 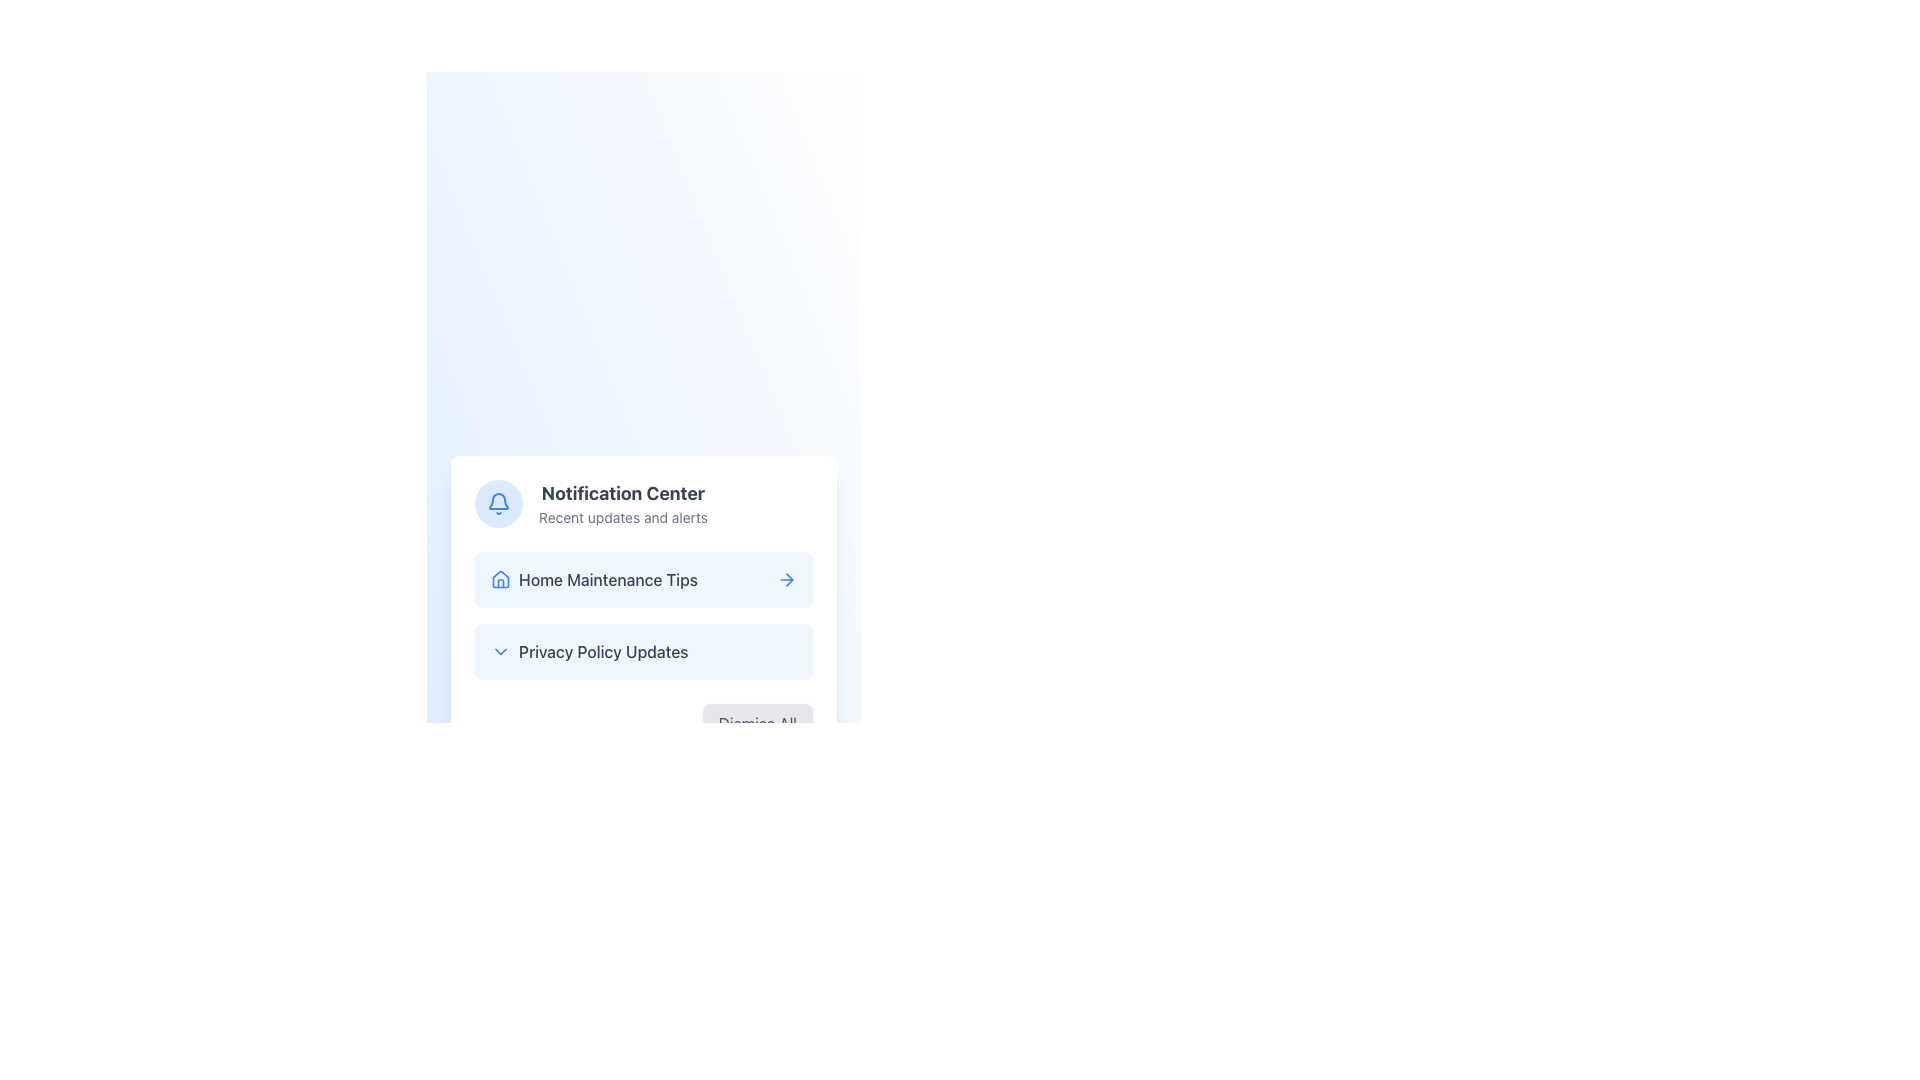 I want to click on the blue bell icon located in the Notification Center, so click(x=499, y=503).